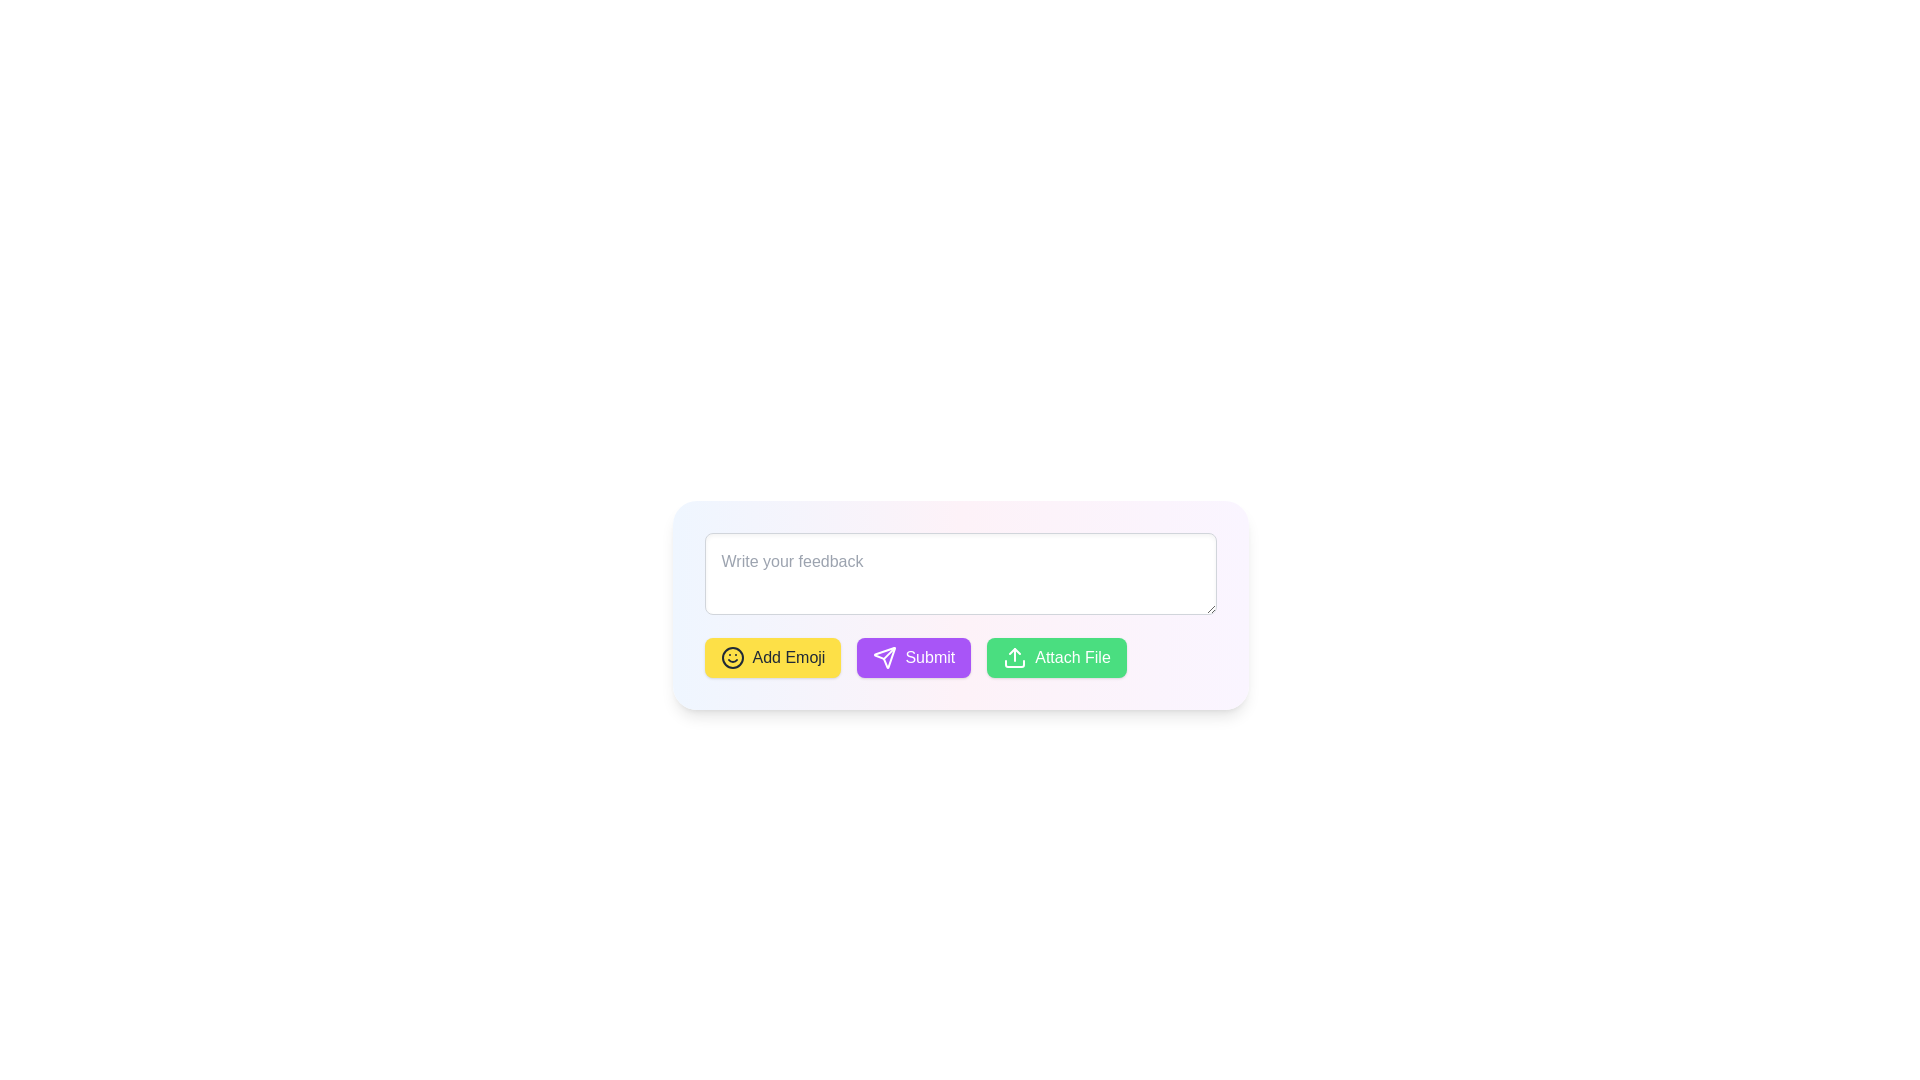 This screenshot has height=1080, width=1920. I want to click on the 'Add Emoji' button, which is a yellow button containing an icon that indicates the feature for adding emojis, located at the leftmost position of a row of buttons under the text input area, so click(731, 658).